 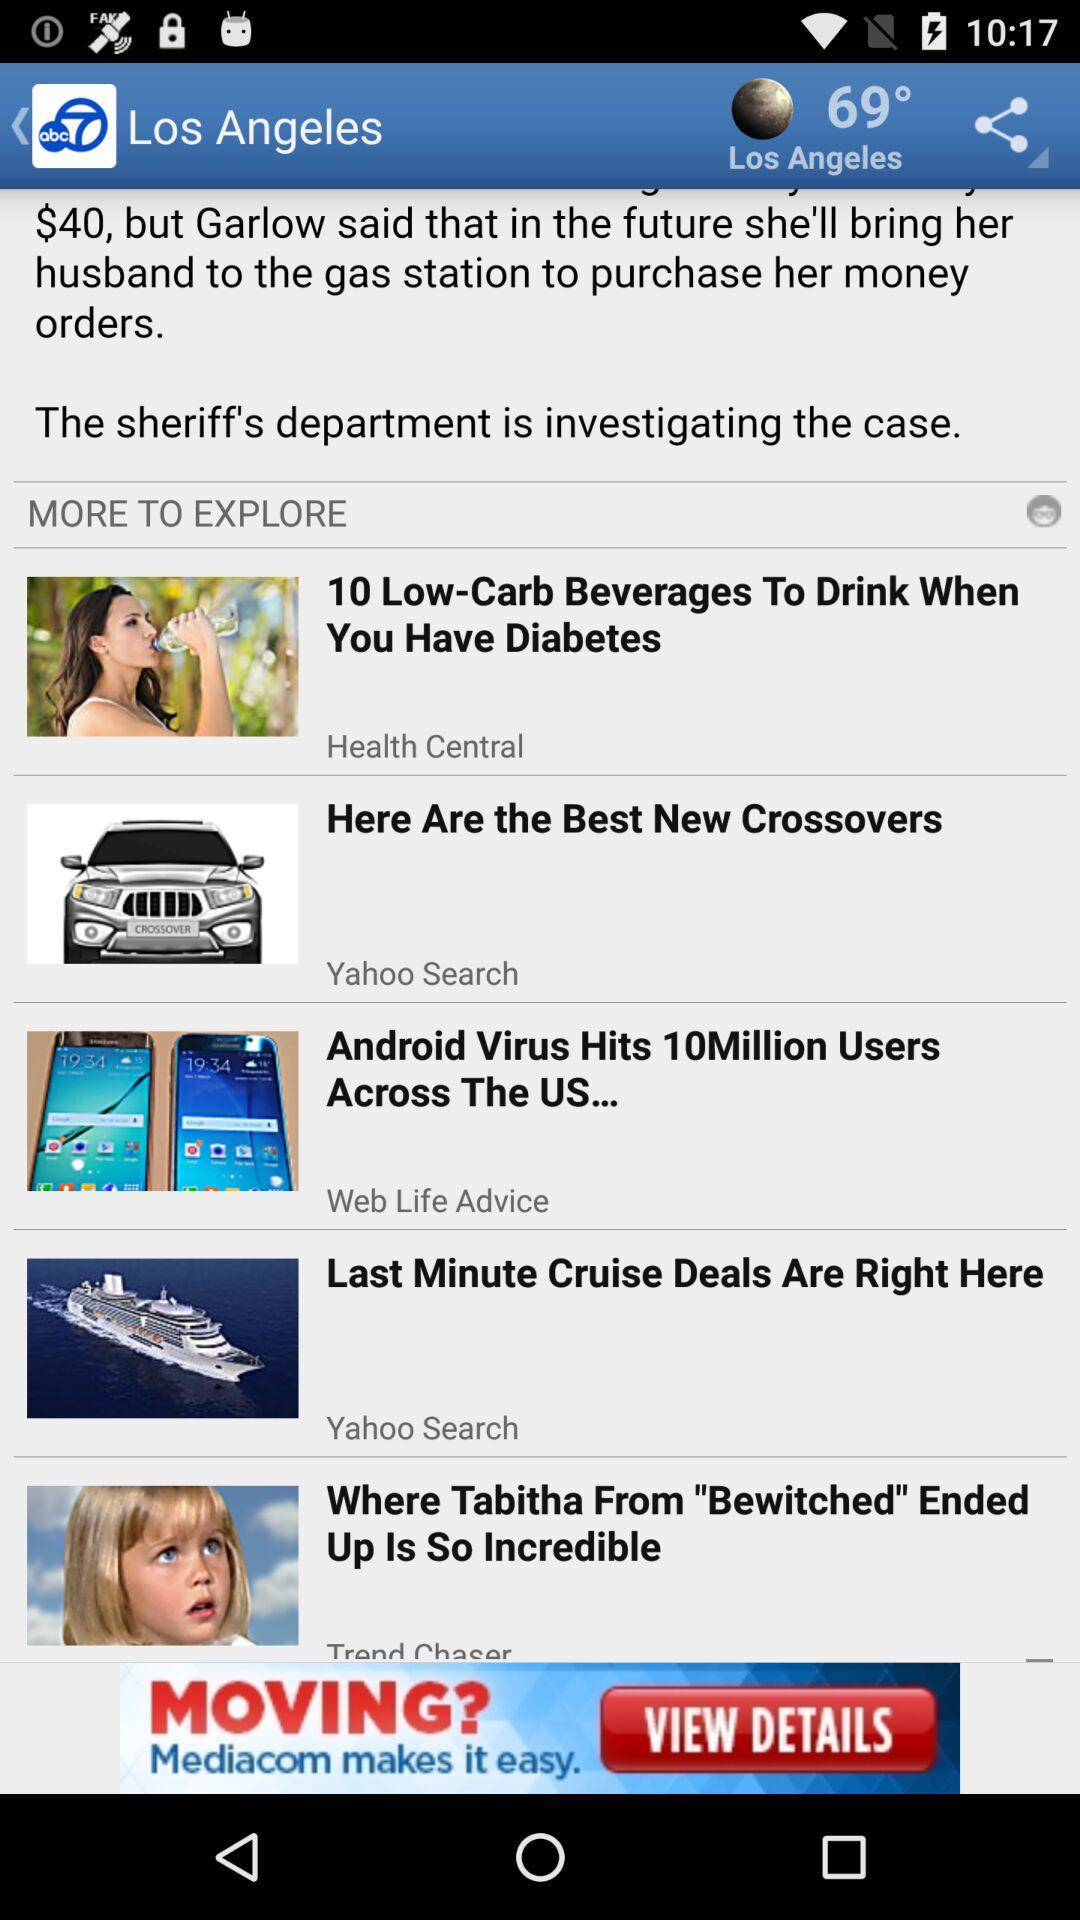 I want to click on left of third option, so click(x=162, y=1103).